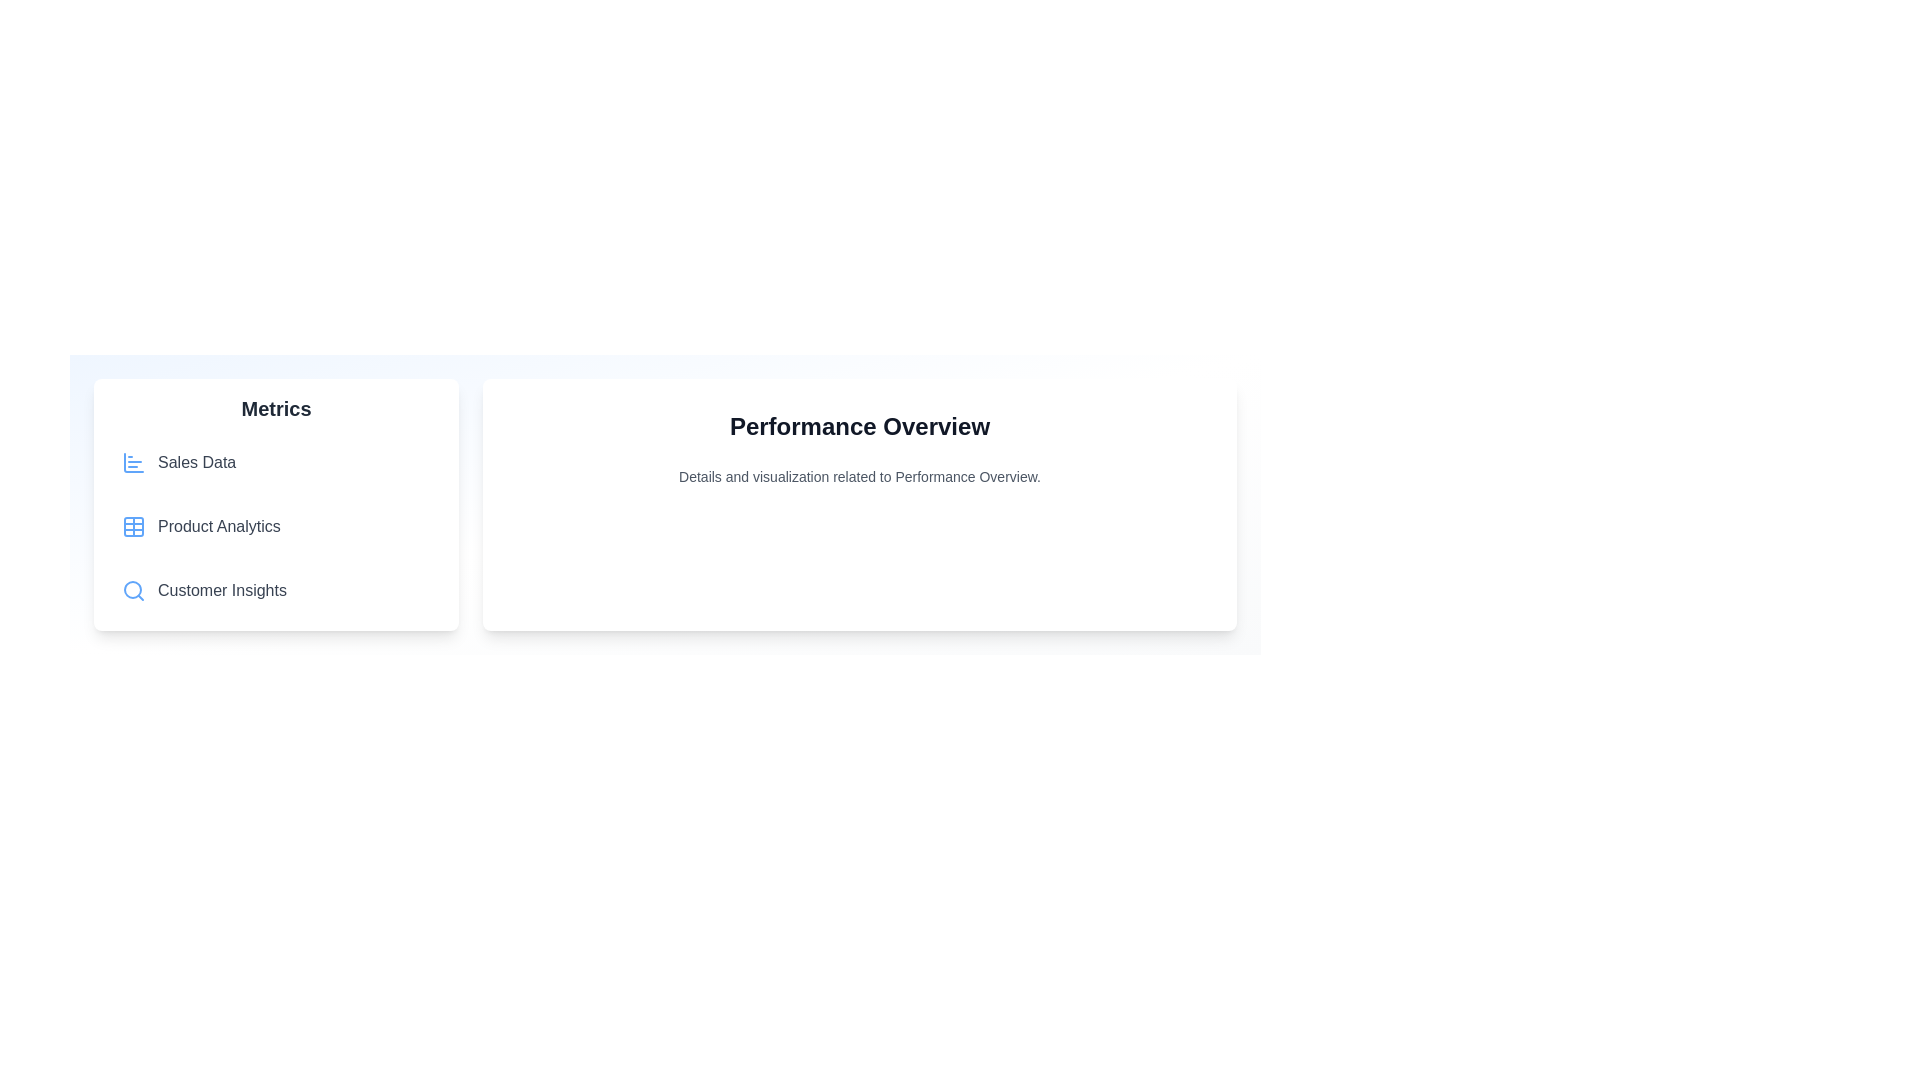  Describe the element at coordinates (275, 462) in the screenshot. I see `the first list item under the 'Metrics' header in the left-hand panel` at that location.